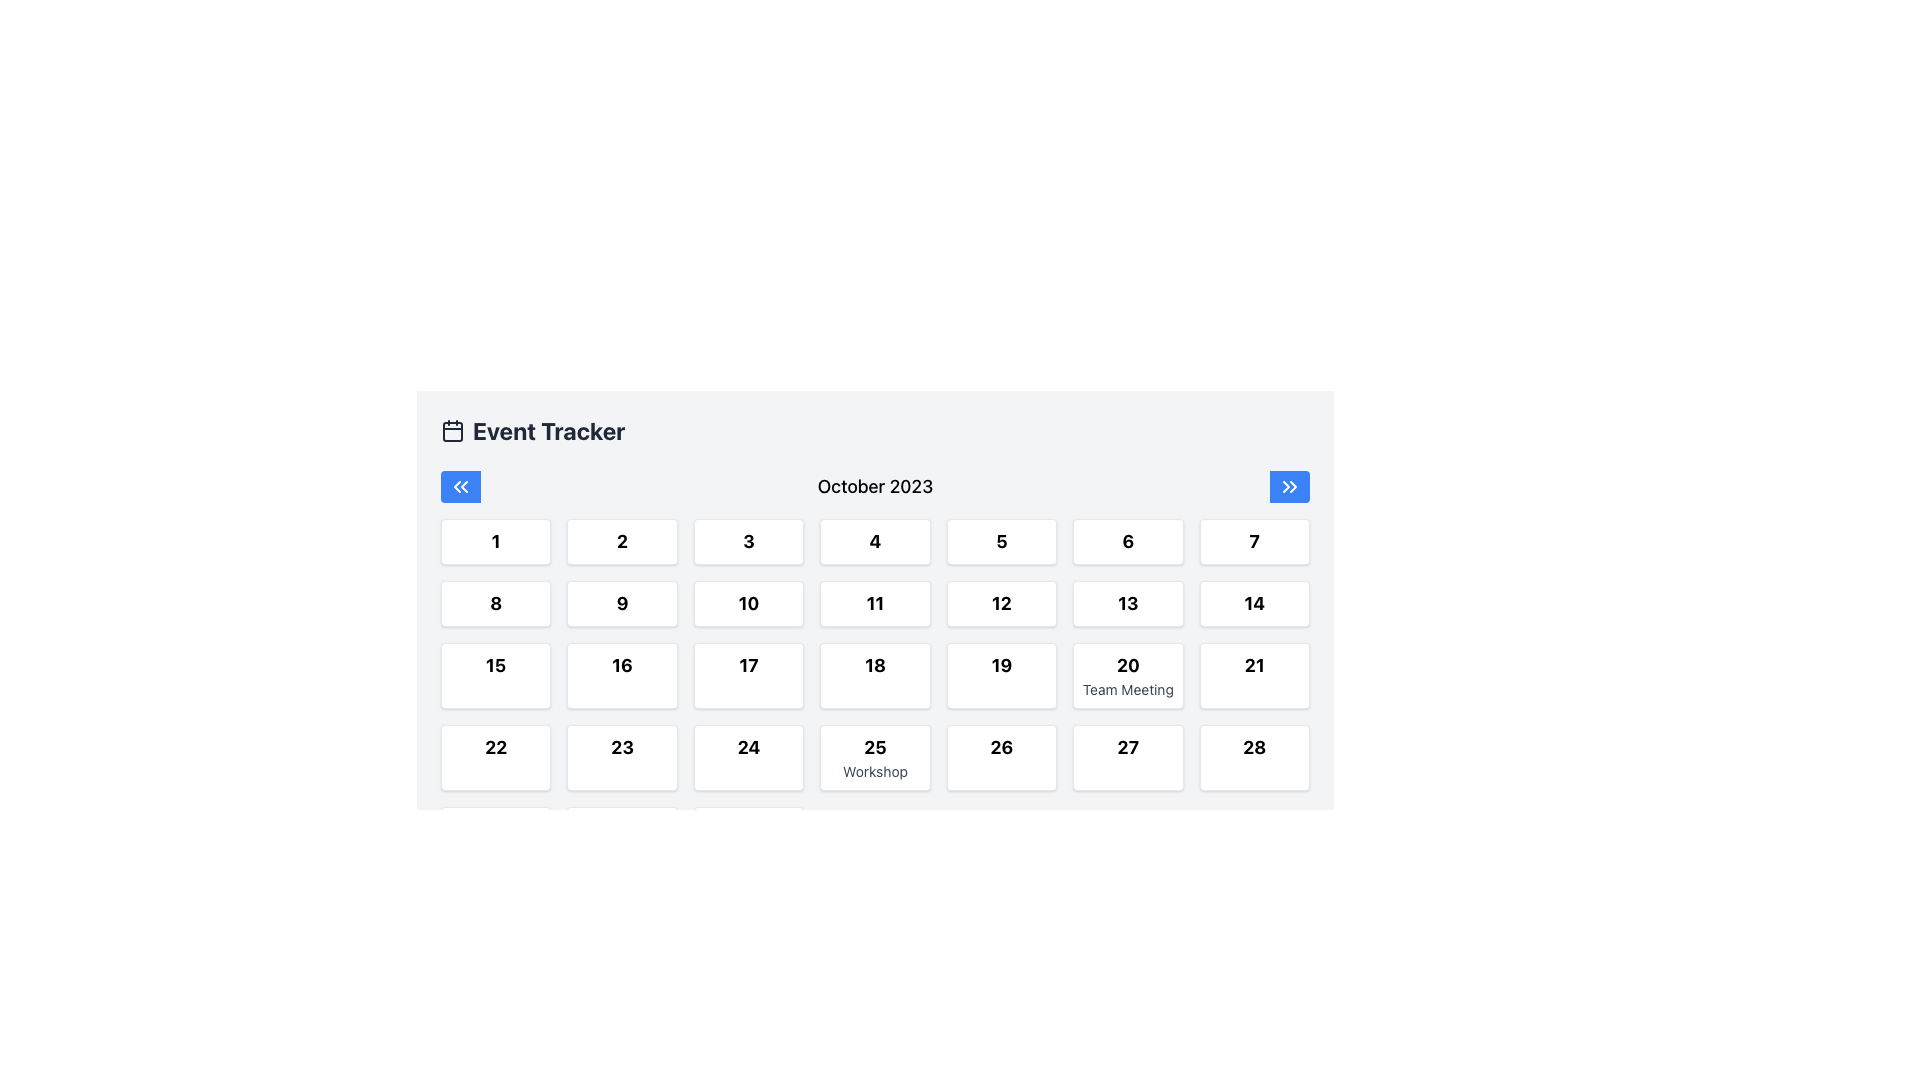 The width and height of the screenshot is (1920, 1080). Describe the element at coordinates (747, 748) in the screenshot. I see `the bold text label displaying the number '24'` at that location.